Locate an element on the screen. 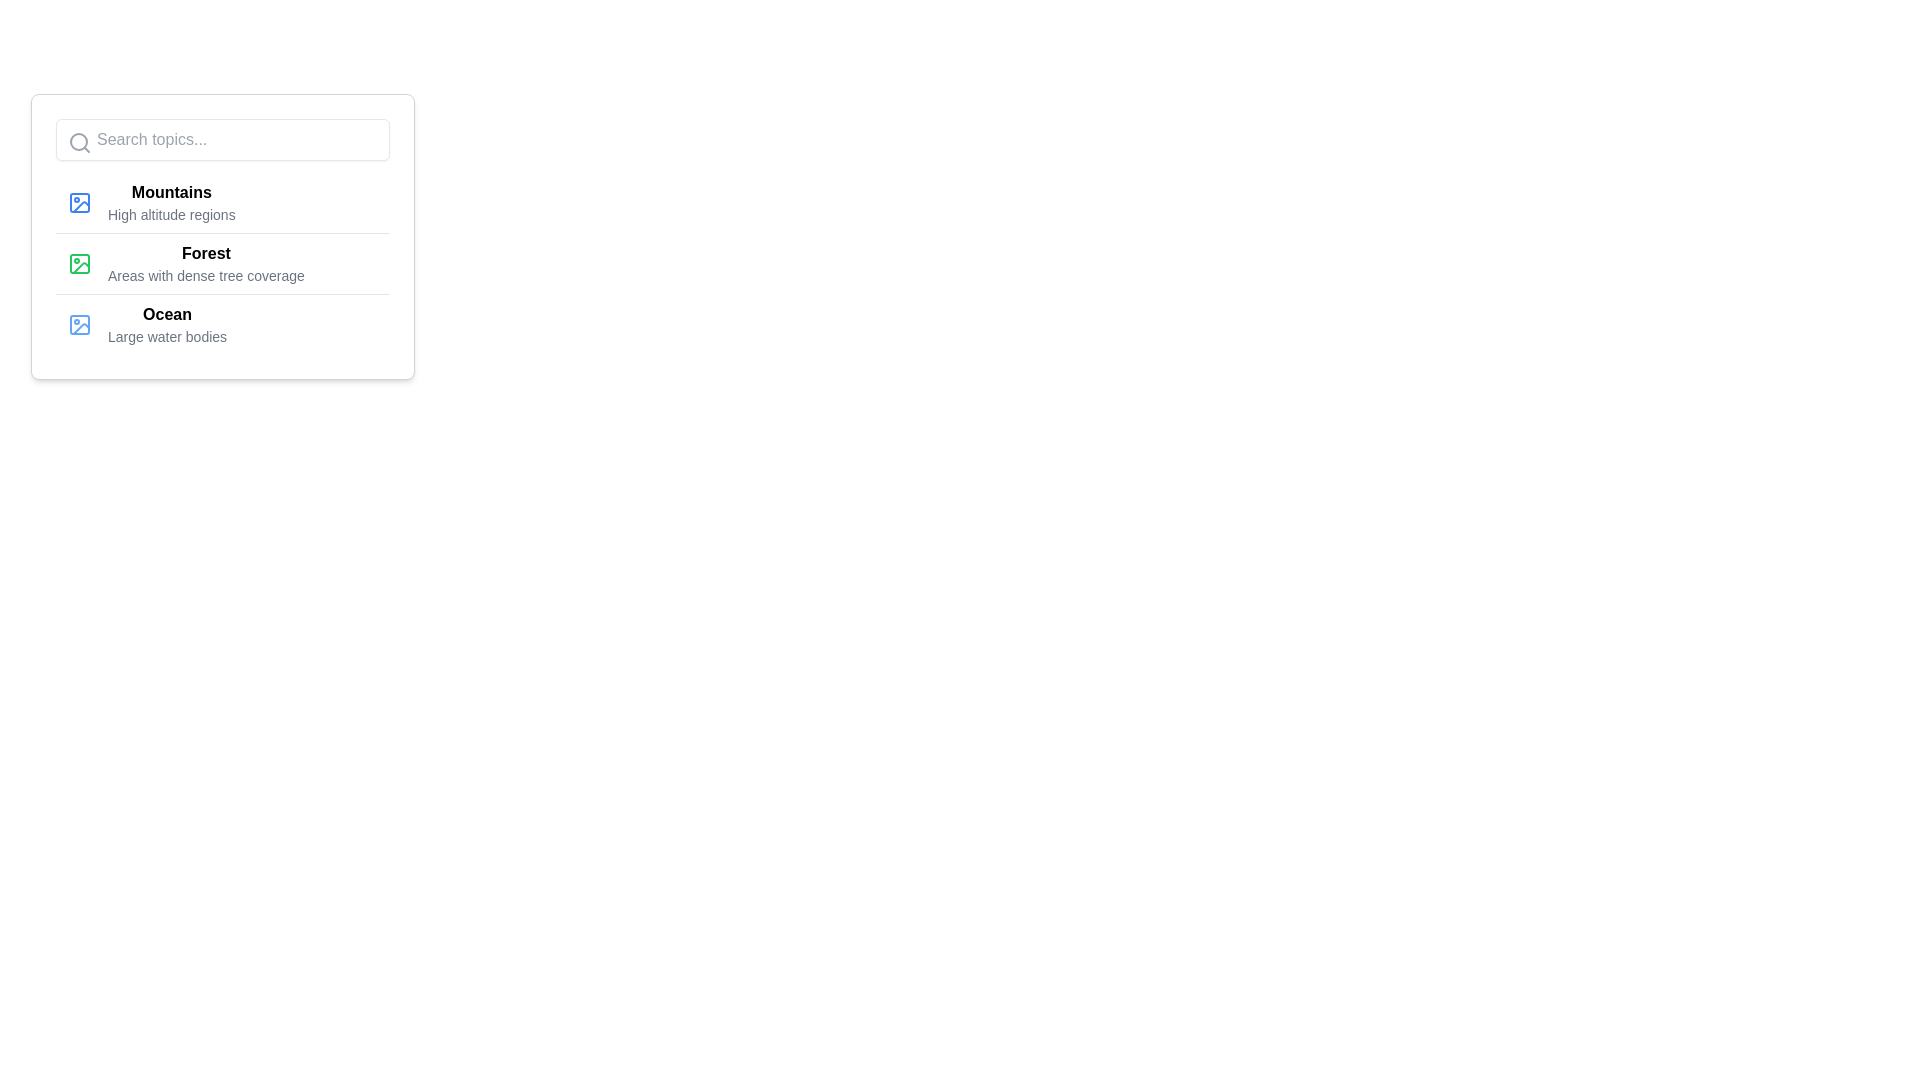  the icon representing an image or media with a blue outline, located next to the label 'Mountains' in the interface is located at coordinates (80, 203).